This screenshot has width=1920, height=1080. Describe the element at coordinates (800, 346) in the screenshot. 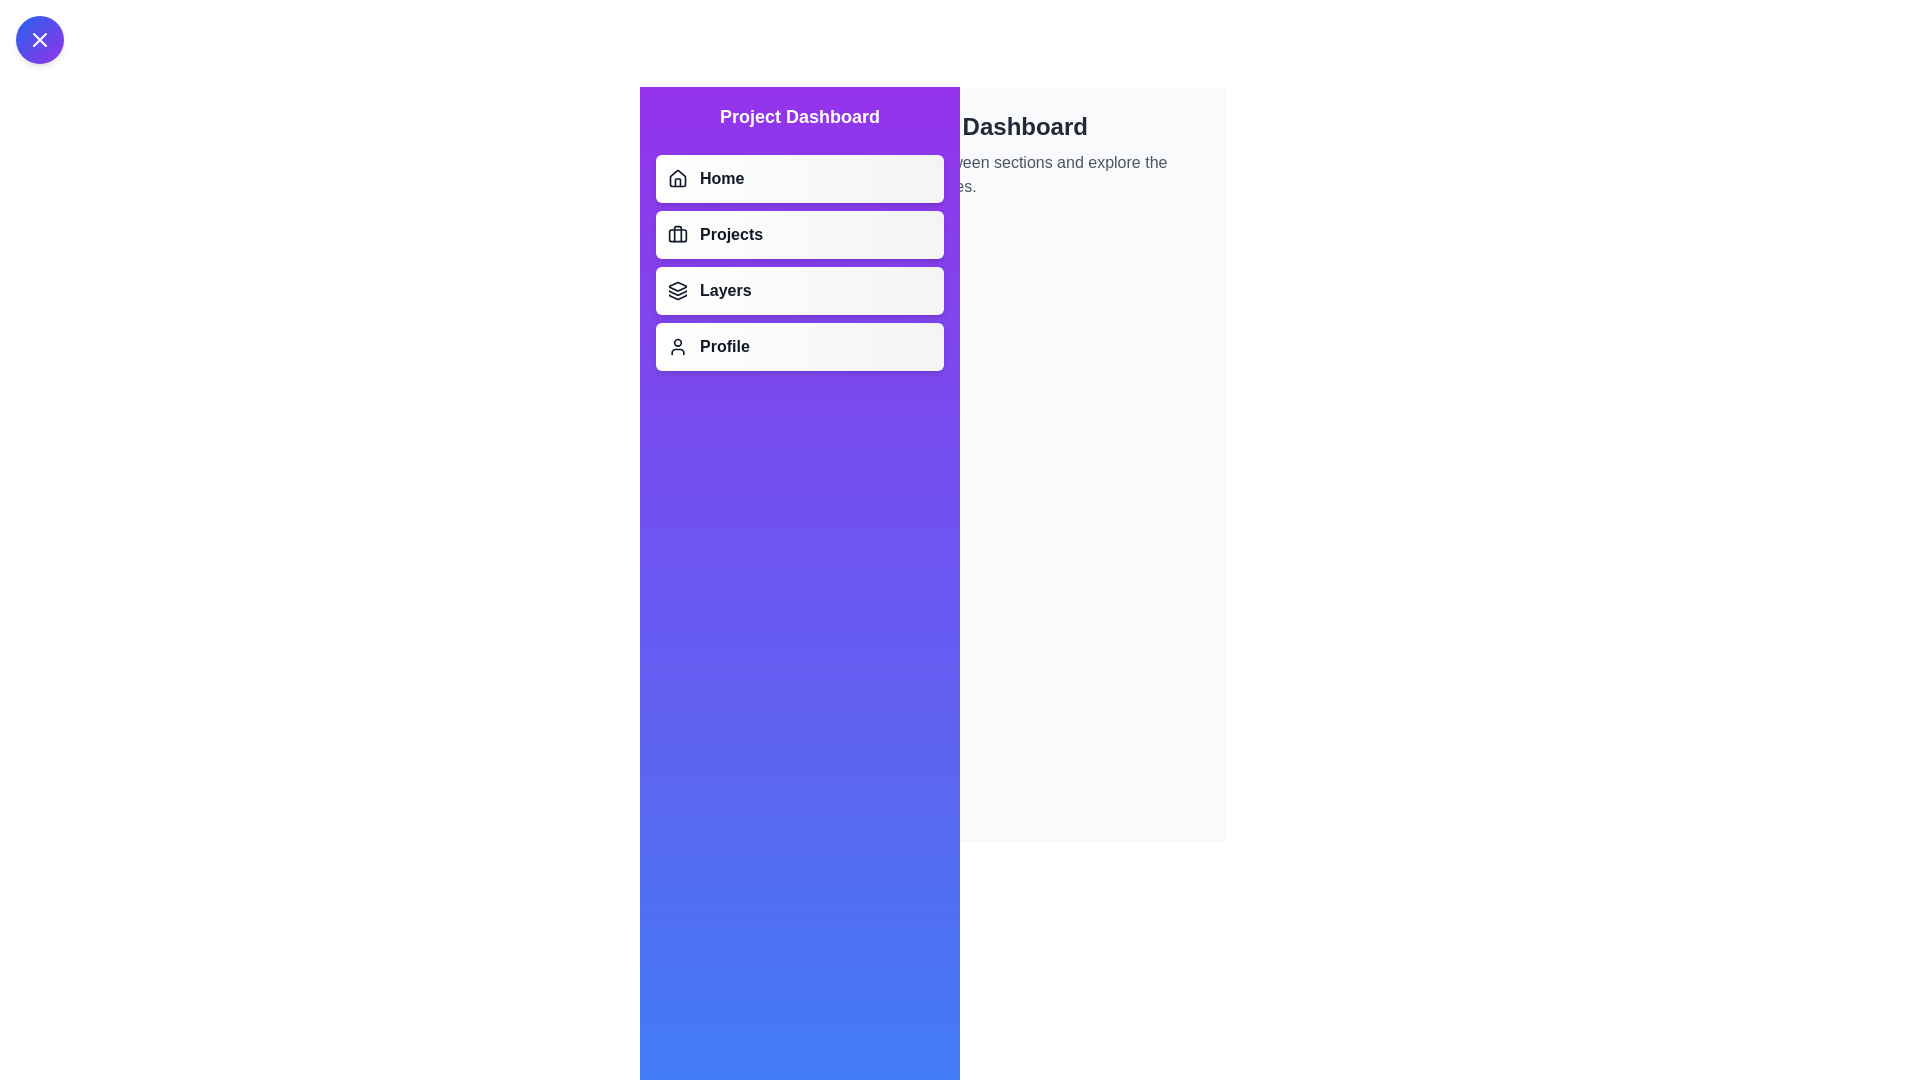

I see `the navigation section button labeled Profile` at that location.